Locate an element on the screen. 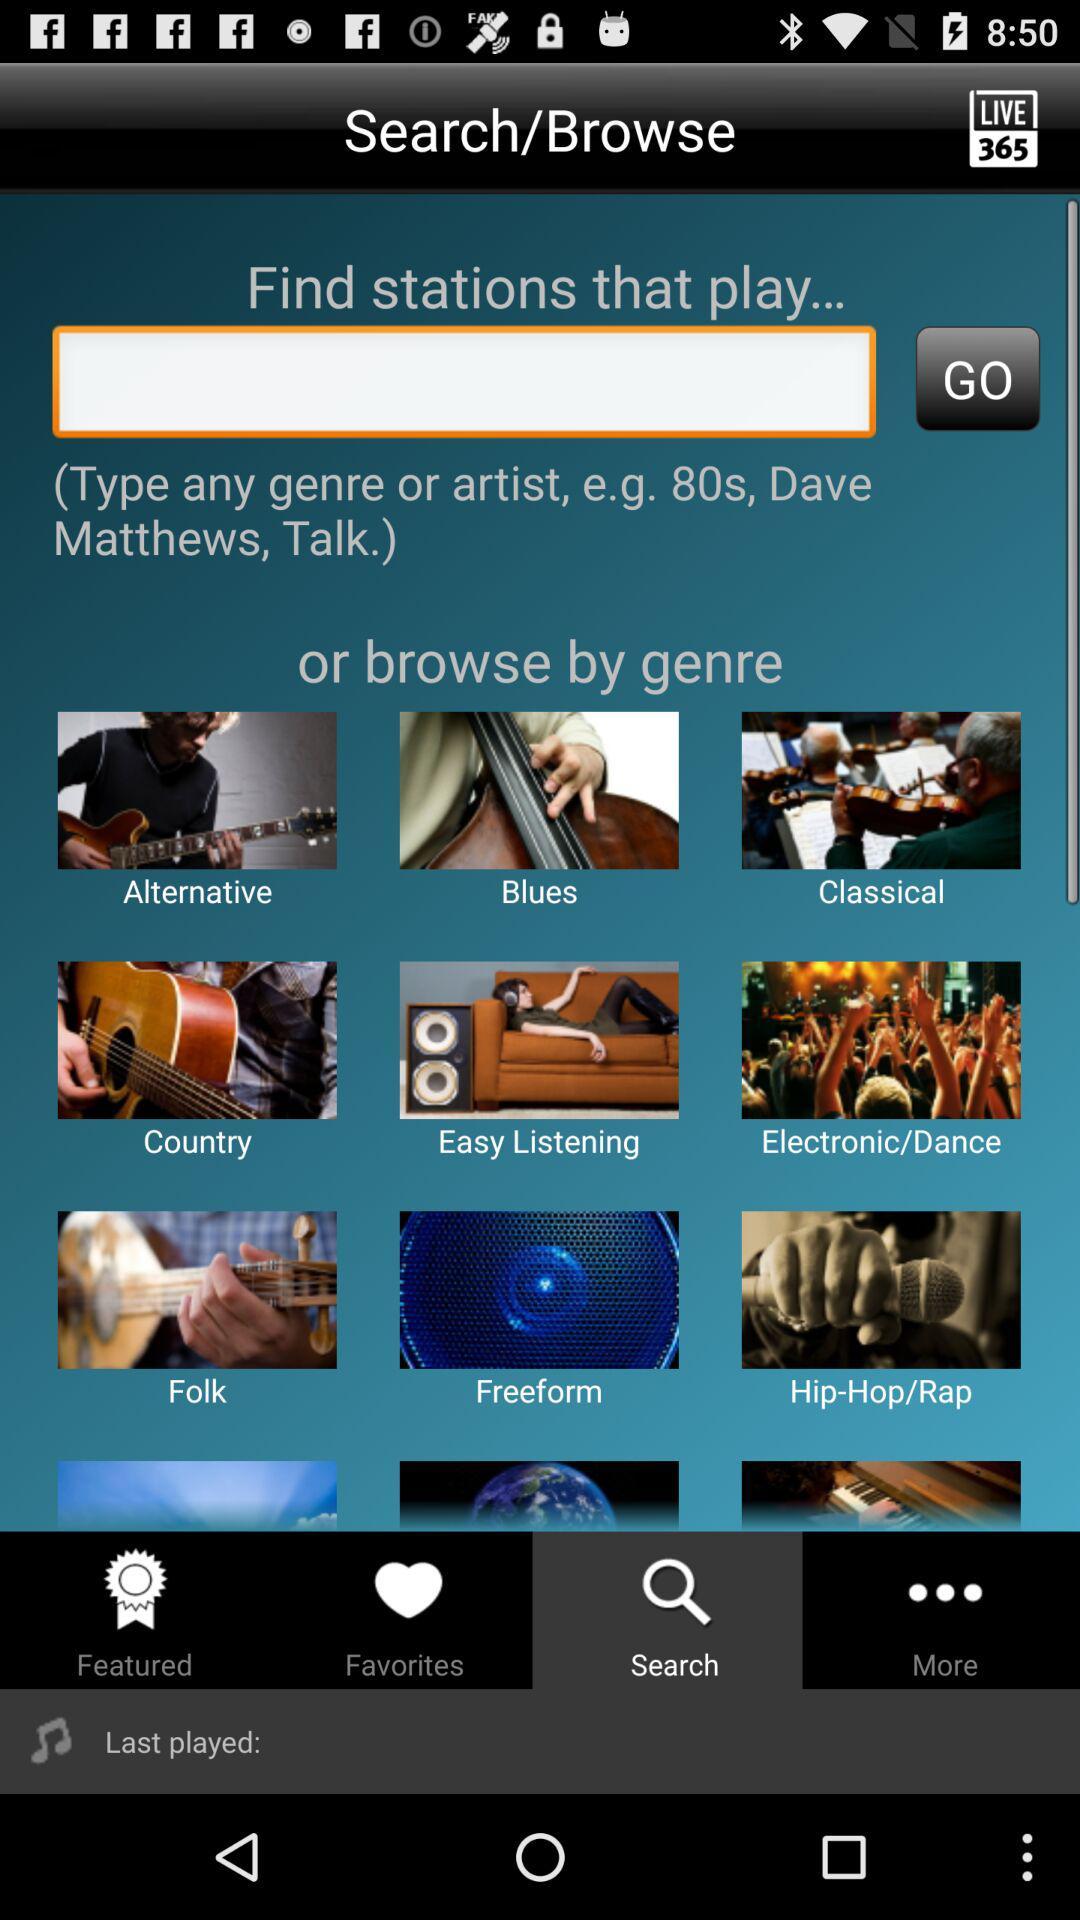 The height and width of the screenshot is (1920, 1080). the image which is beside freeform is located at coordinates (880, 1290).